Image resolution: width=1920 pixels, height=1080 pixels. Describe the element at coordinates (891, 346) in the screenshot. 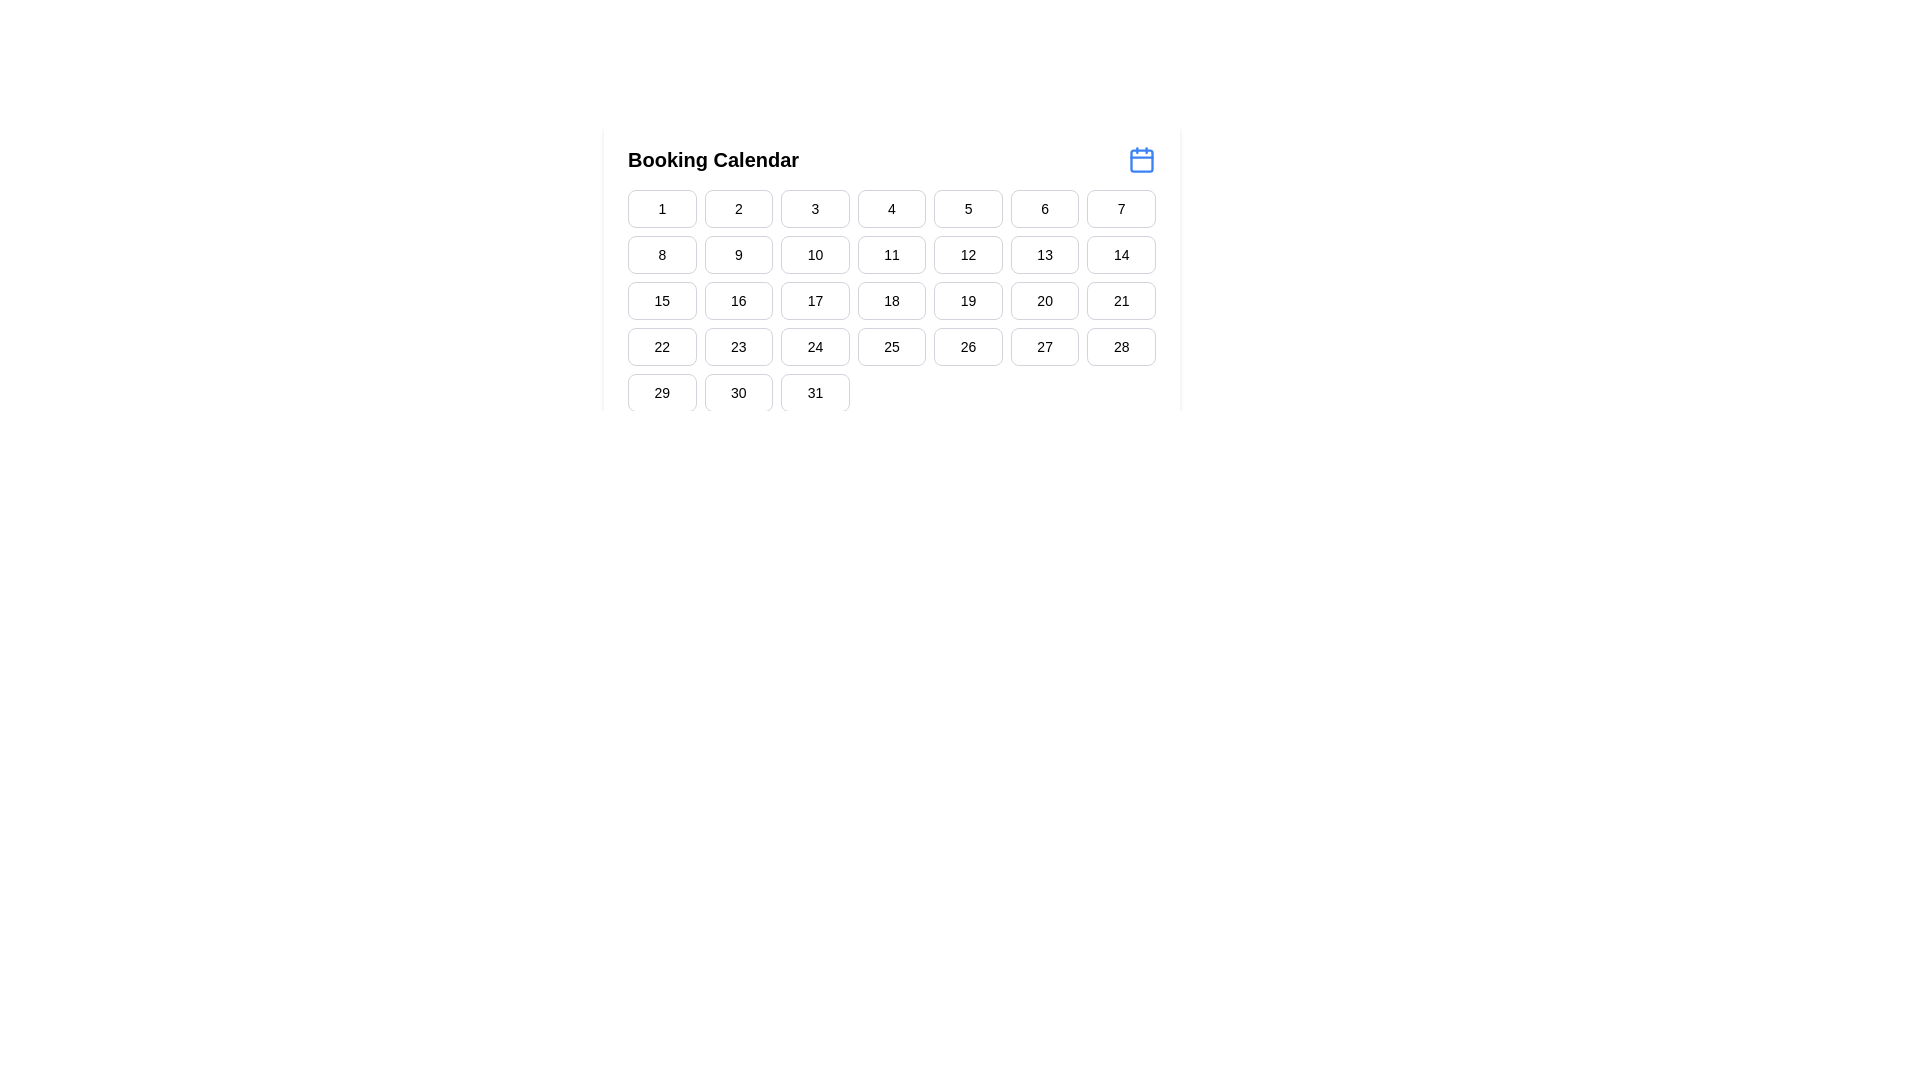

I see `the button representing the 25th day in the booking calendar, which is the fourth item in the fourth row of a grid layout` at that location.